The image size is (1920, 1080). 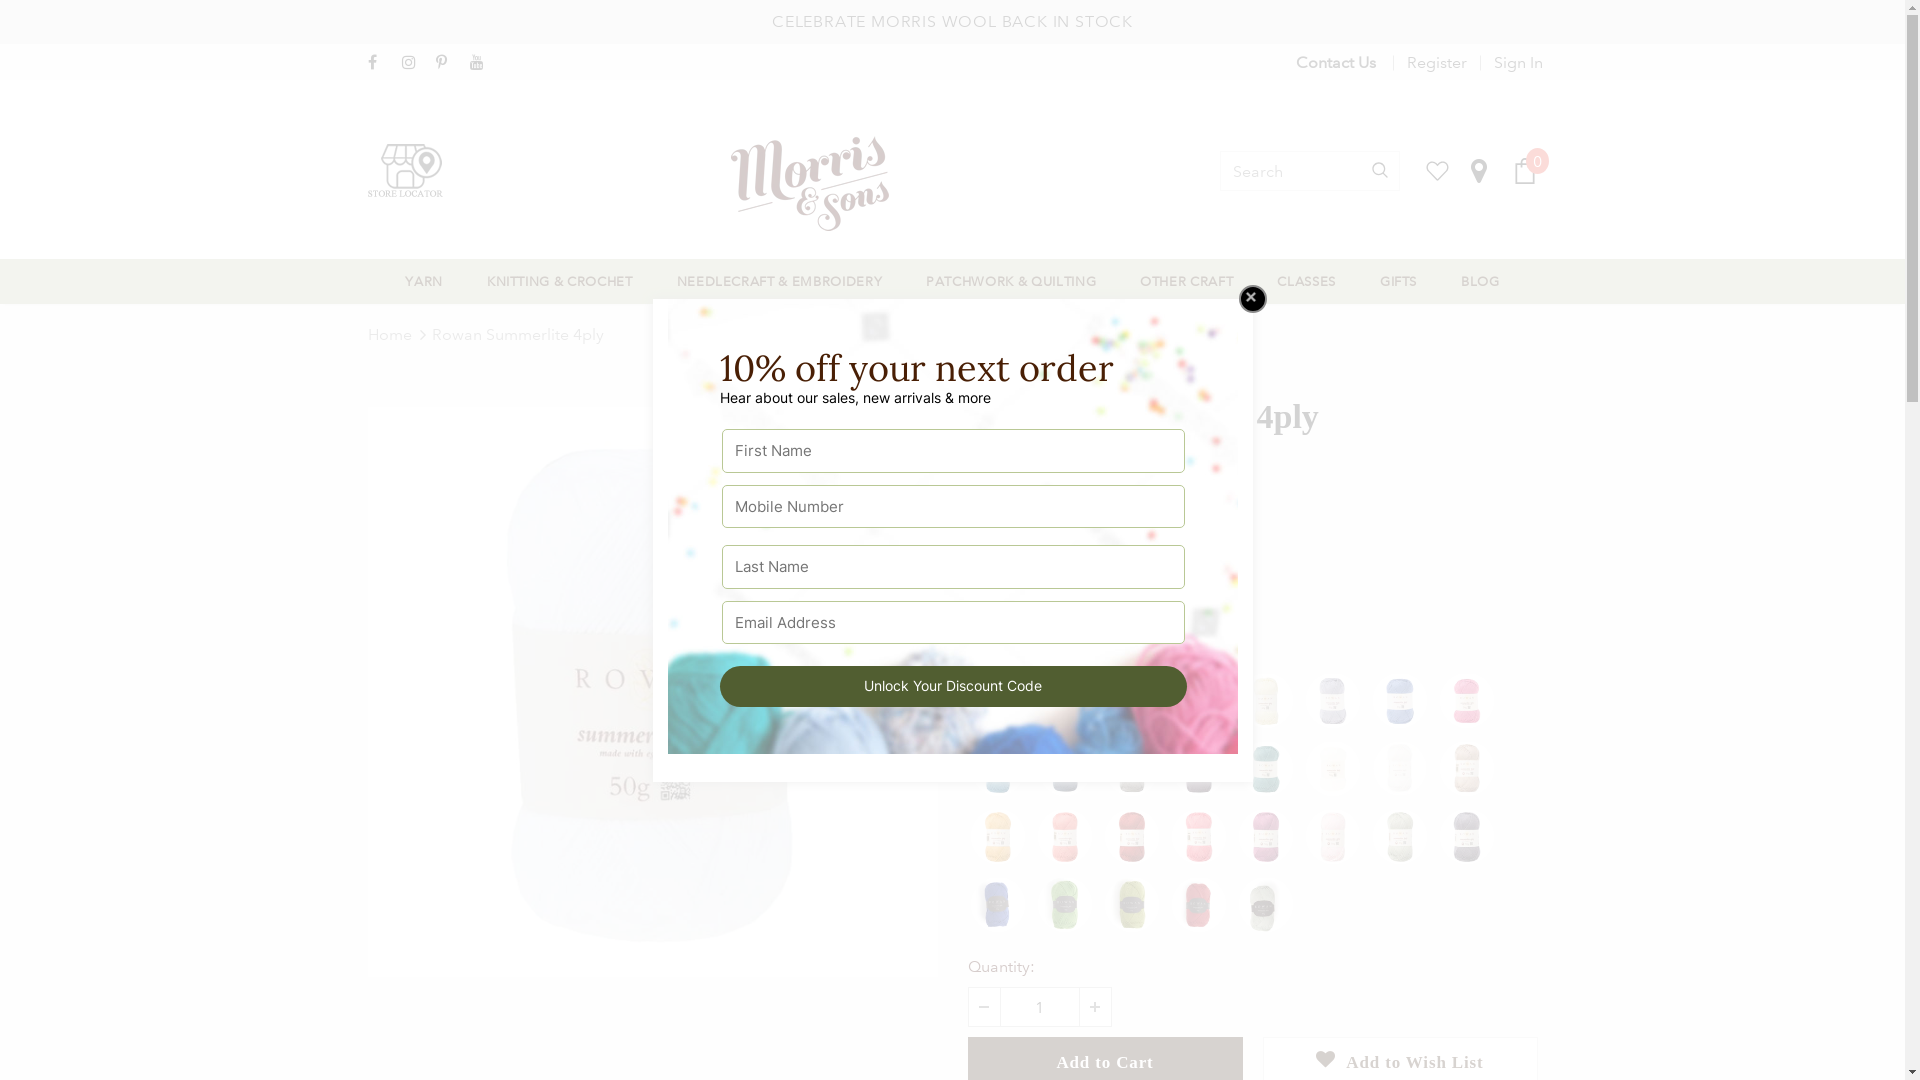 What do you see at coordinates (560, 281) in the screenshot?
I see `'KNITTING & CROCHET'` at bounding box center [560, 281].